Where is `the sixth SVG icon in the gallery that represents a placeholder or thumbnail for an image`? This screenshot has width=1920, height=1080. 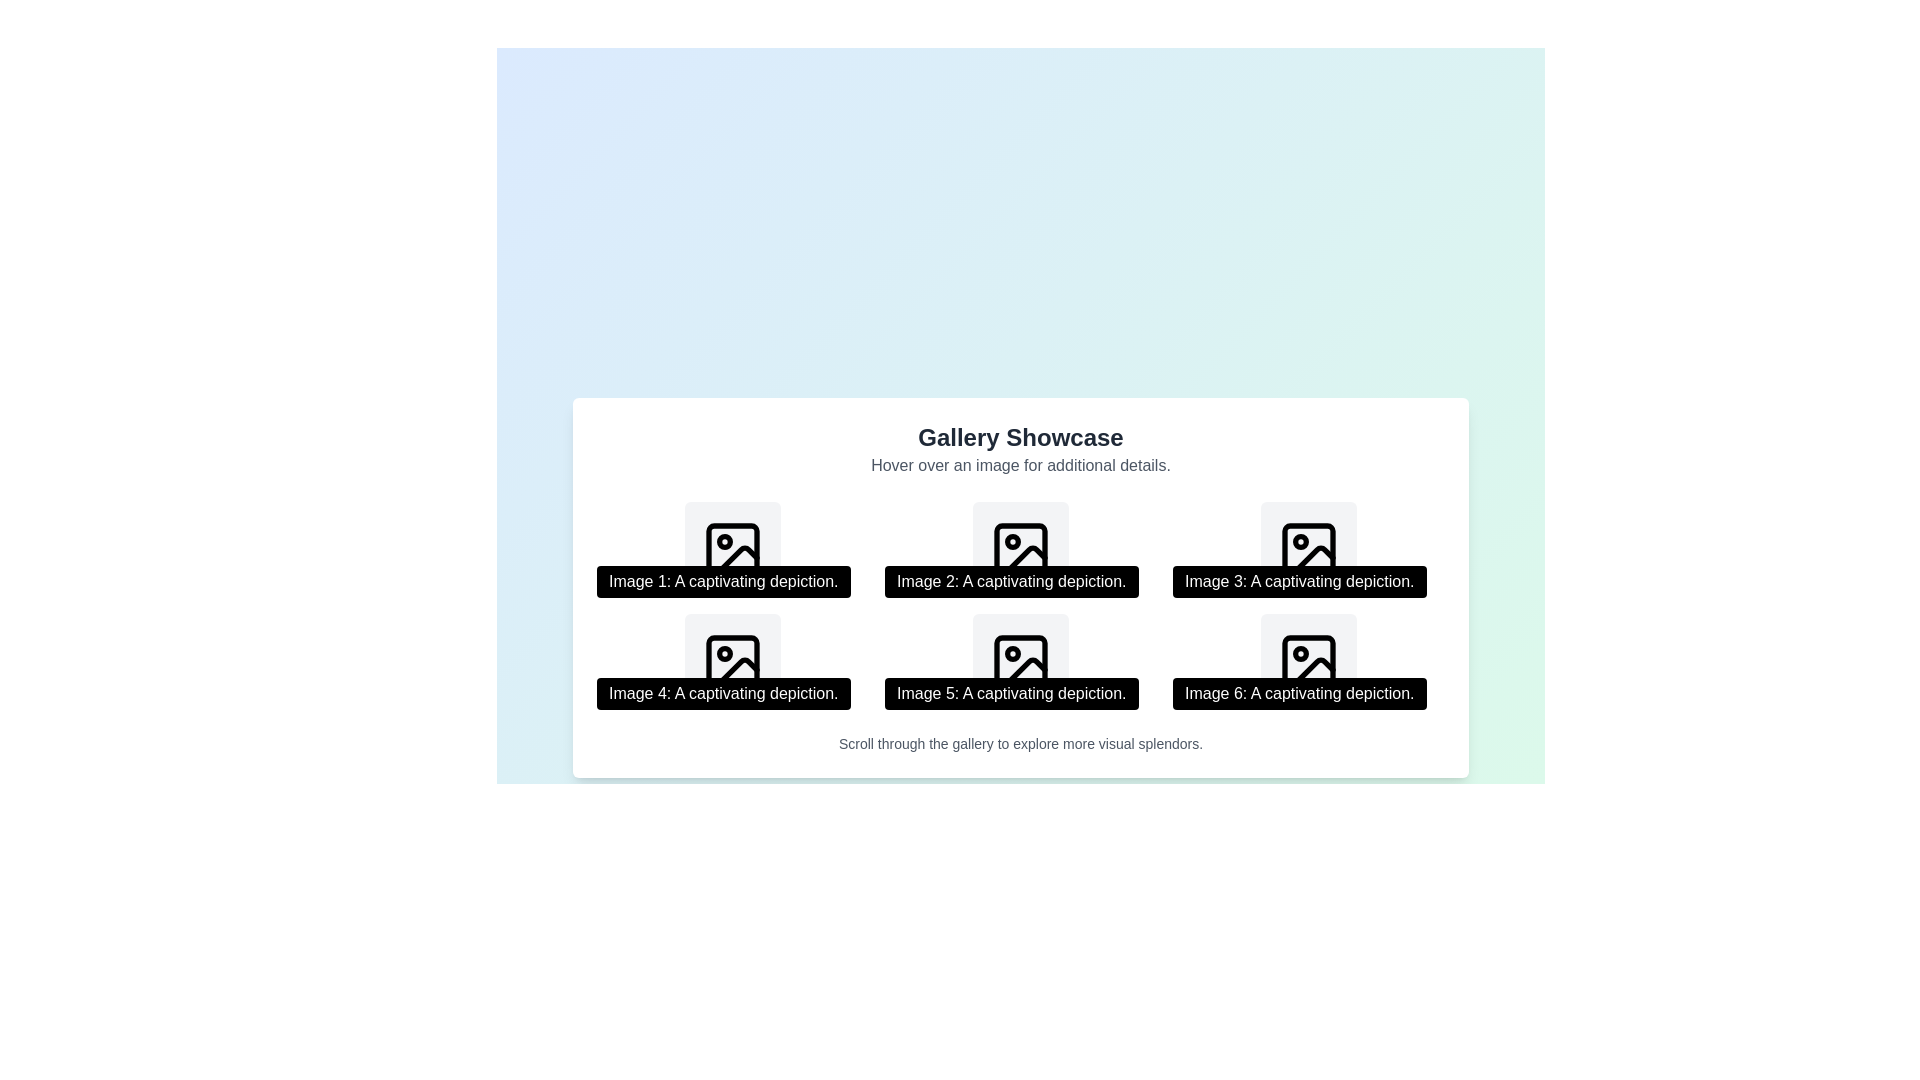
the sixth SVG icon in the gallery that represents a placeholder or thumbnail for an image is located at coordinates (1309, 662).